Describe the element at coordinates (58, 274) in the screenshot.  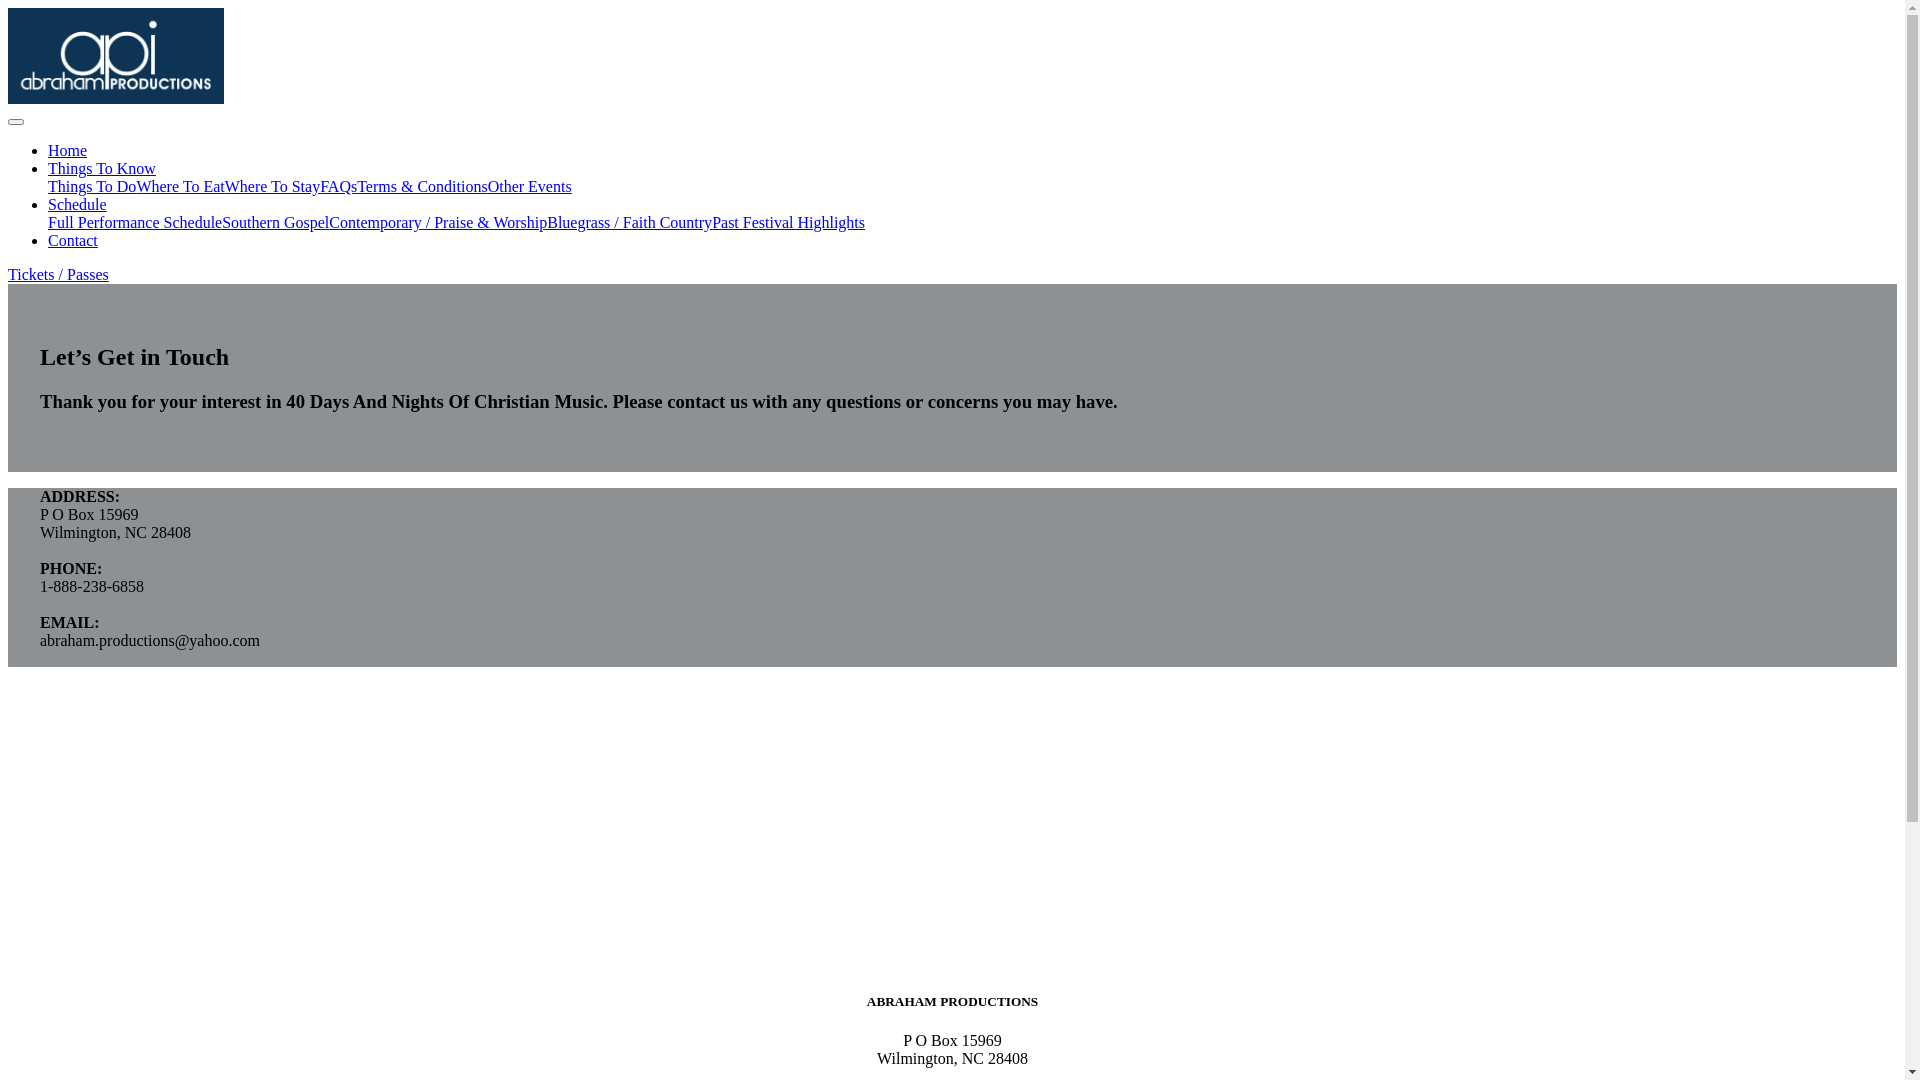
I see `'Tickets / Passes'` at that location.